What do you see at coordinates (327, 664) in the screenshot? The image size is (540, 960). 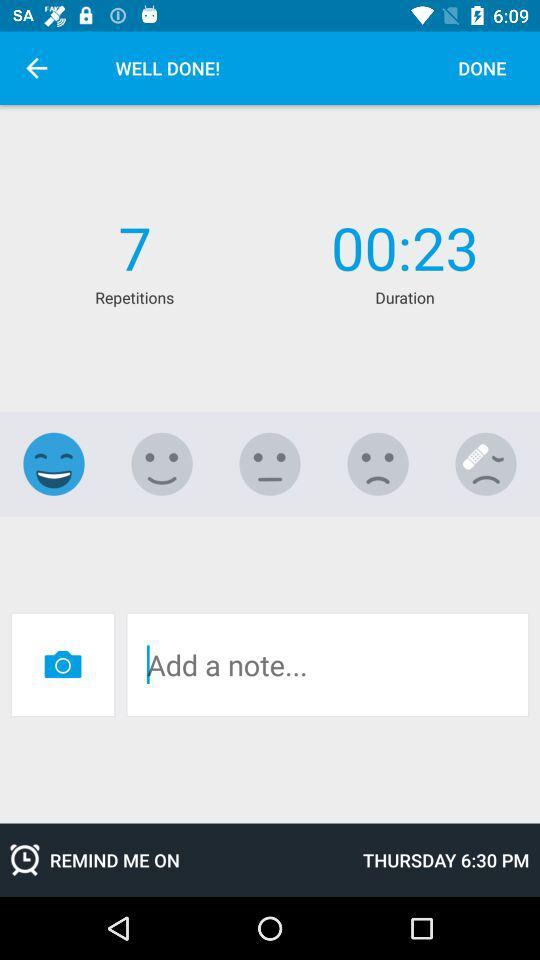 I see `space to add note` at bounding box center [327, 664].